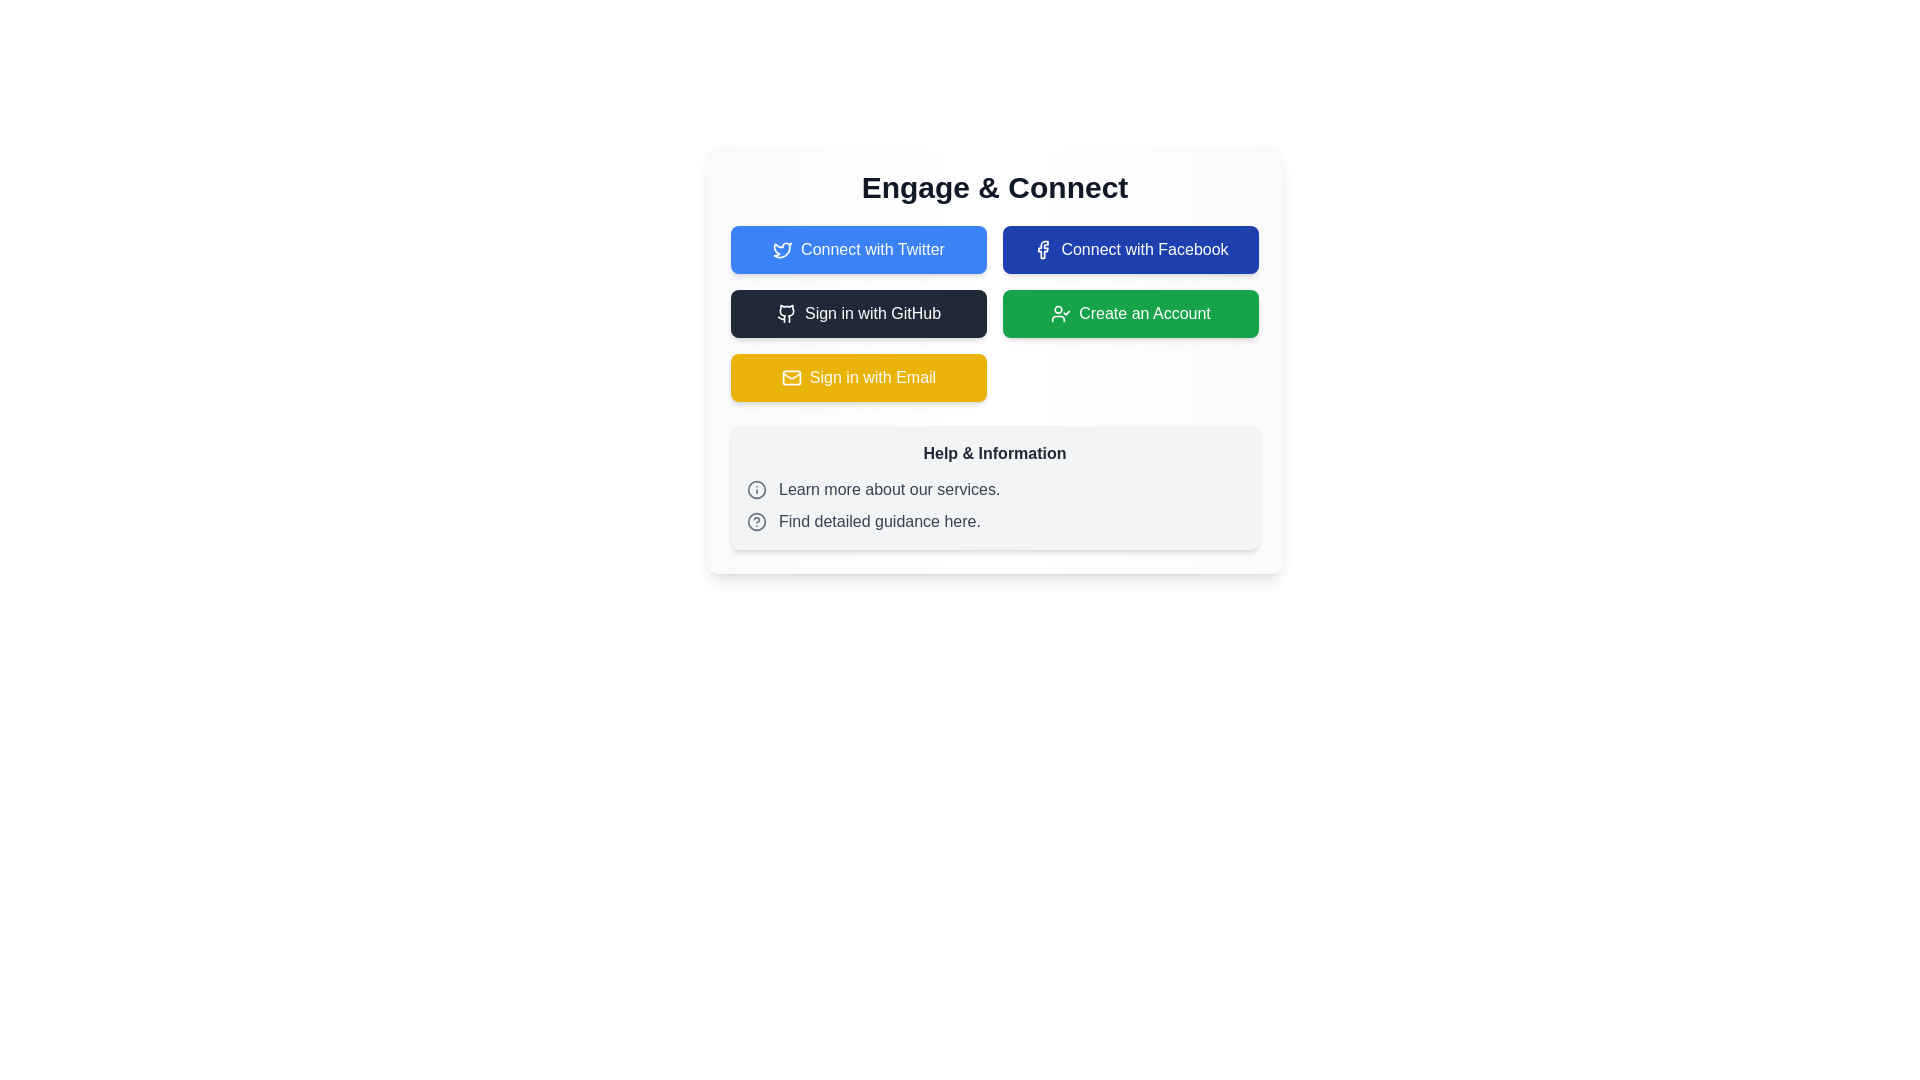 Image resolution: width=1920 pixels, height=1080 pixels. What do you see at coordinates (790, 378) in the screenshot?
I see `the email icon located to the left of the 'Sign in with Email' text within the 'Sign in with Email' button in the 'Engage & Connect' section` at bounding box center [790, 378].